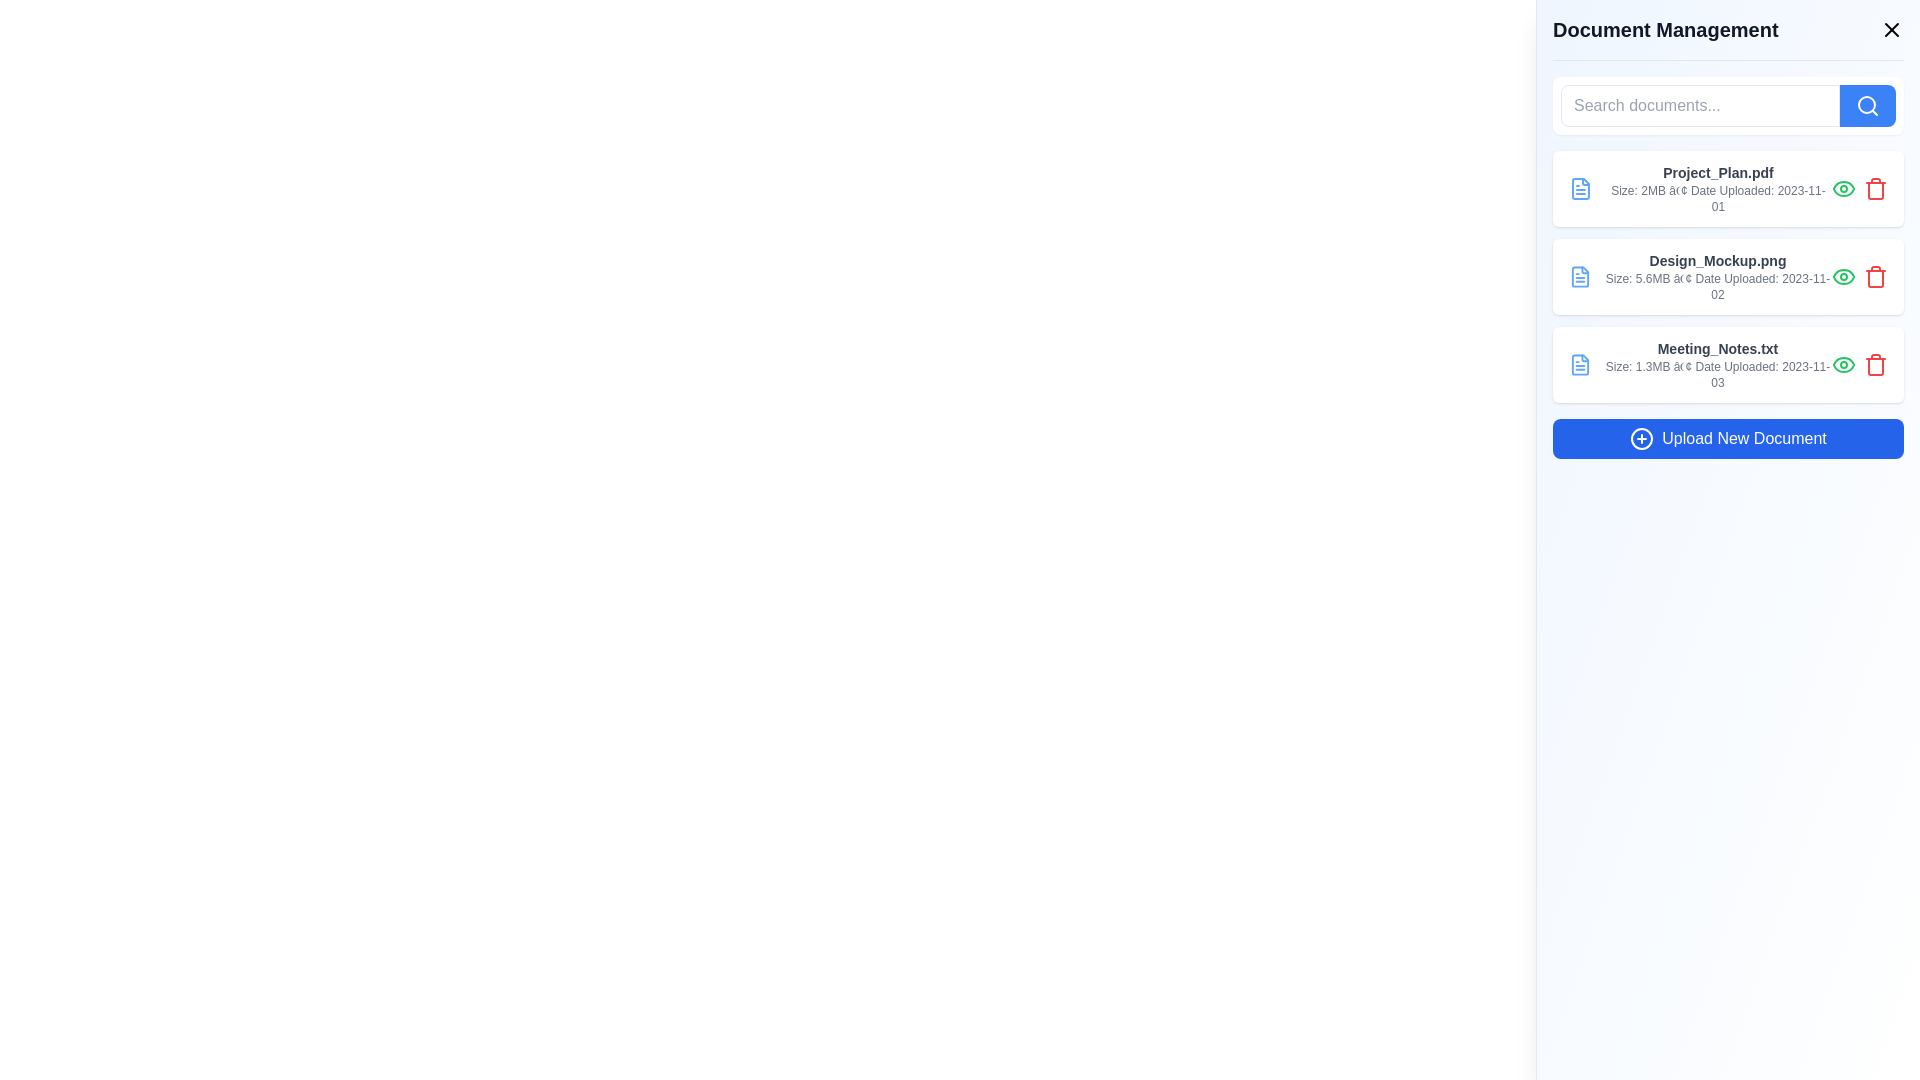  Describe the element at coordinates (1579, 277) in the screenshot. I see `the file icon representing the 'Design_Mockup.png' file entry in the document list` at that location.